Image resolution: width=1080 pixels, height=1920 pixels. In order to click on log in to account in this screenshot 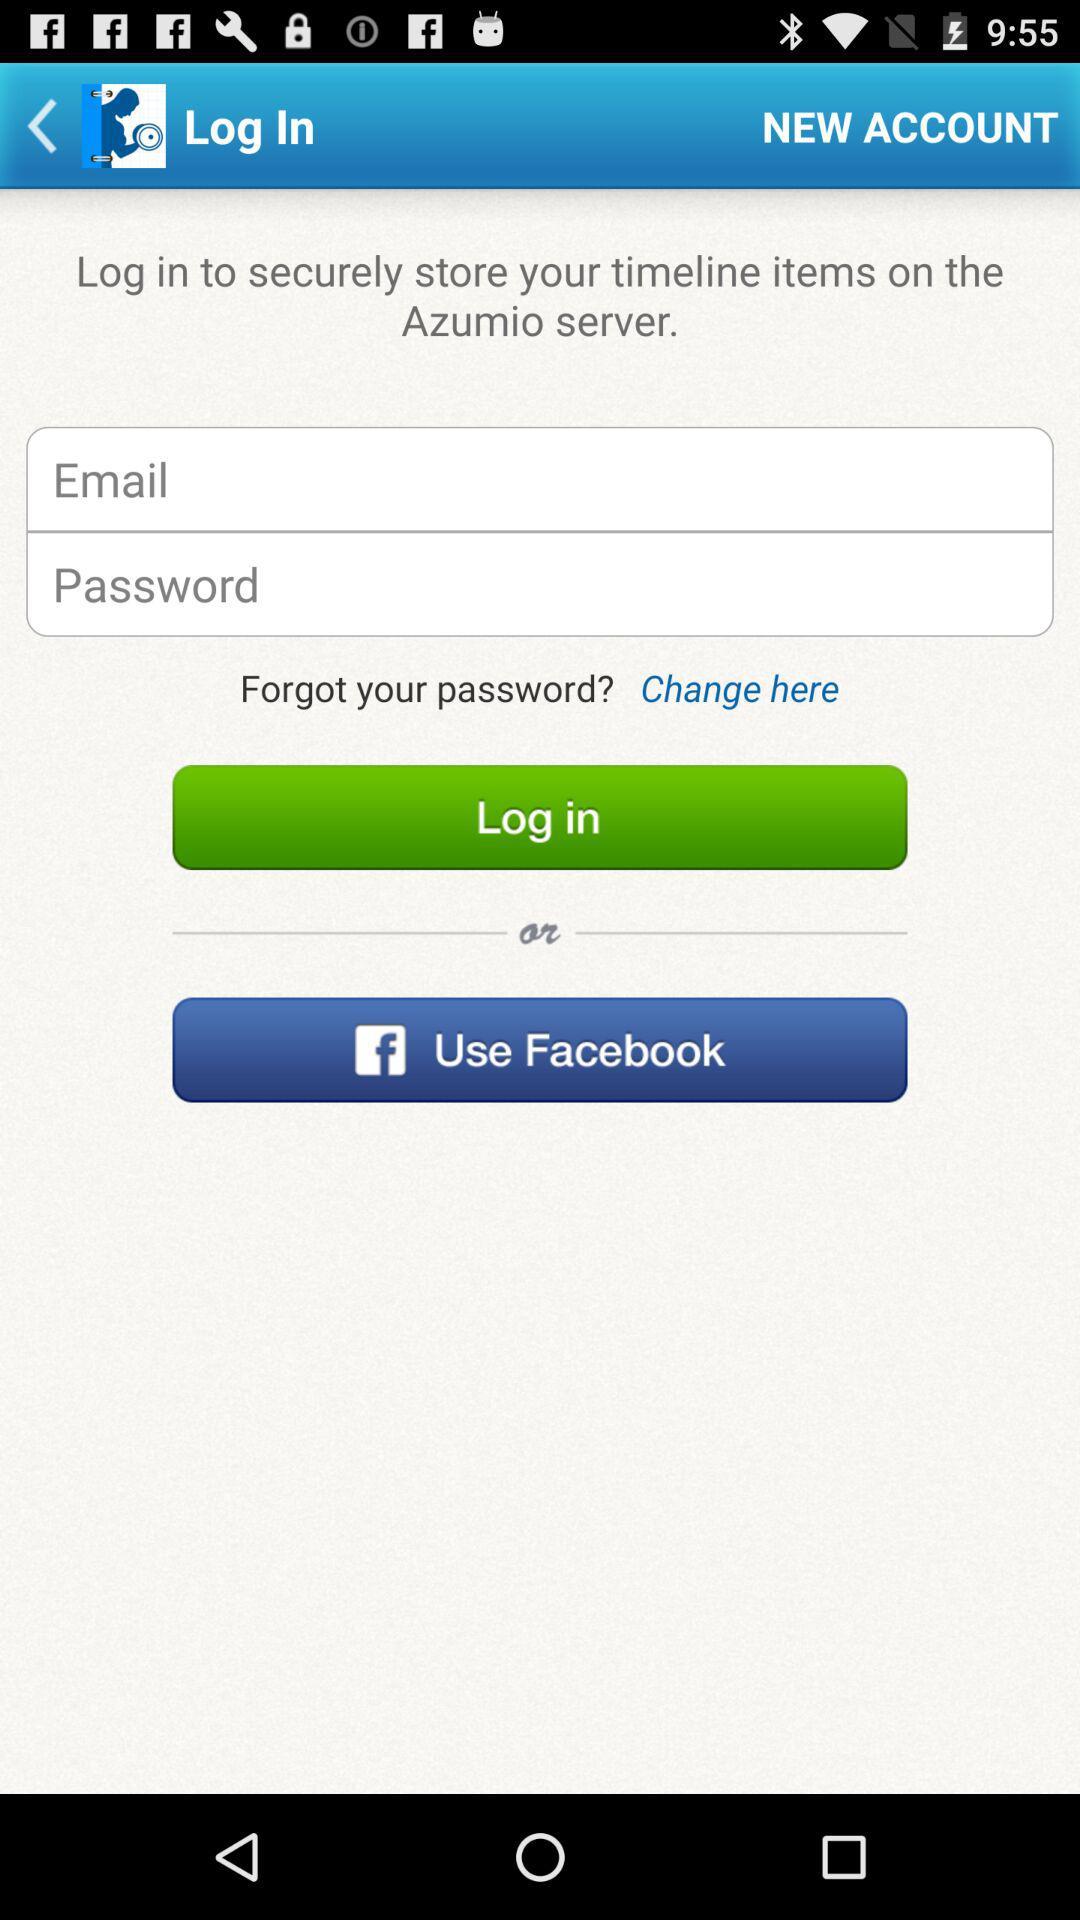, I will do `click(540, 817)`.